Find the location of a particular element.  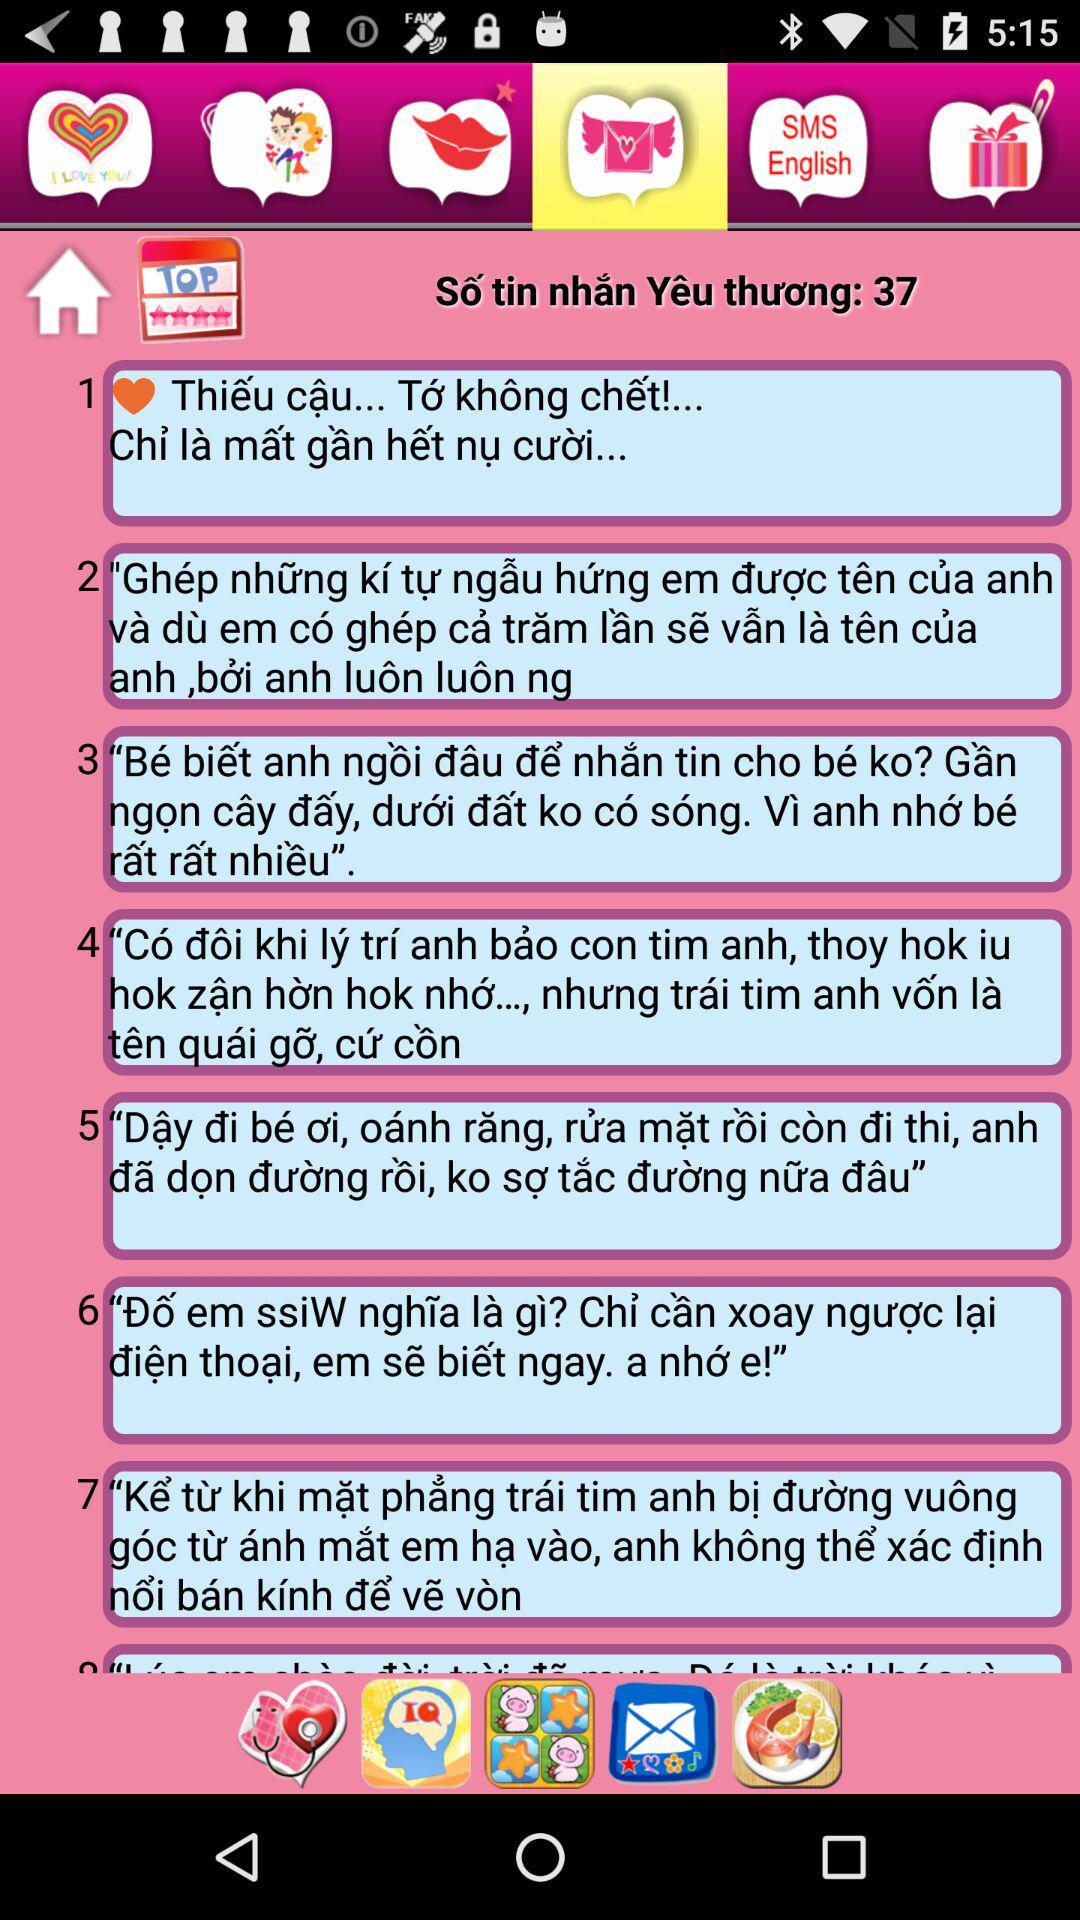

the item above the 4 is located at coordinates (586, 809).